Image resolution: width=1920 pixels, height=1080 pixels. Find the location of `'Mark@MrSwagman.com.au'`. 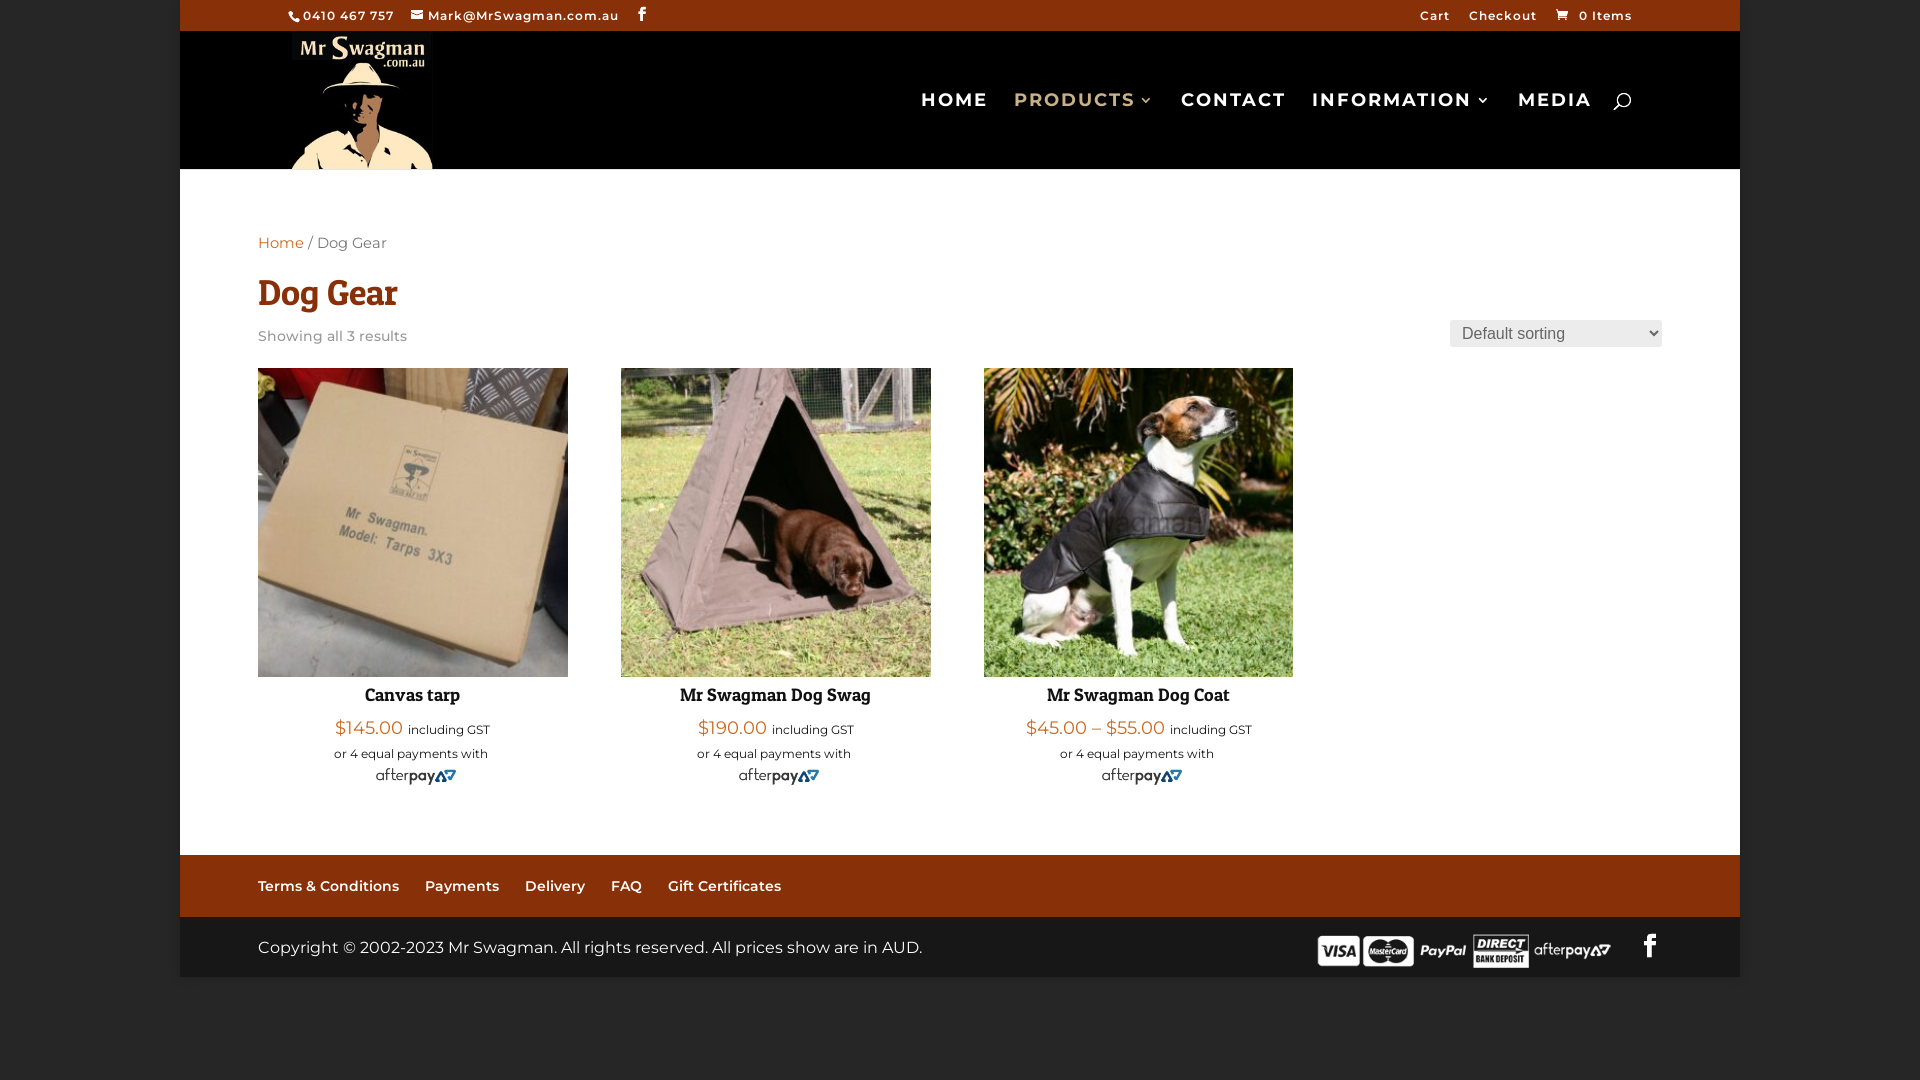

'Mark@MrSwagman.com.au' is located at coordinates (514, 15).